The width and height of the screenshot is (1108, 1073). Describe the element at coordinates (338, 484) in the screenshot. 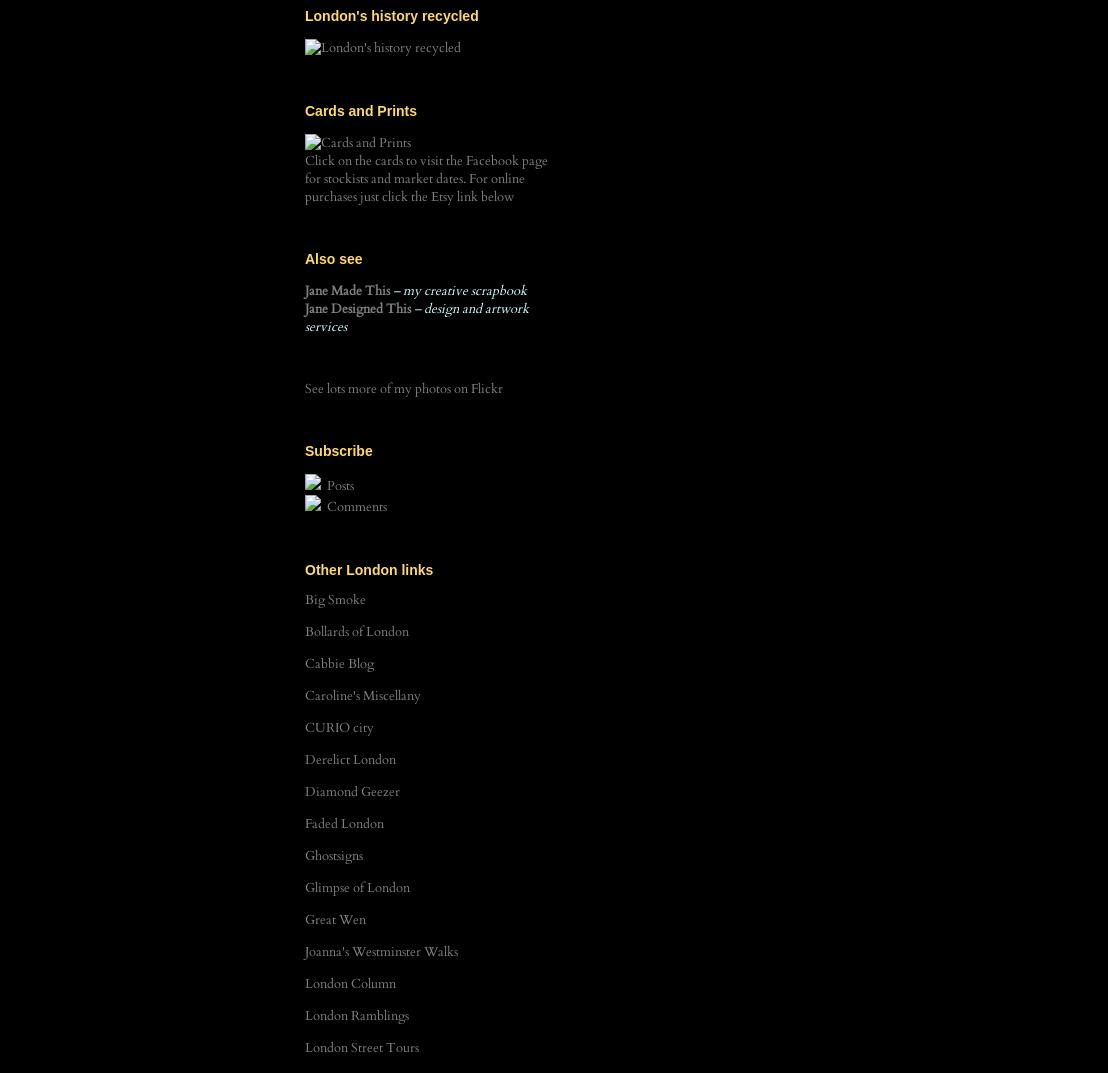

I see `'Posts'` at that location.